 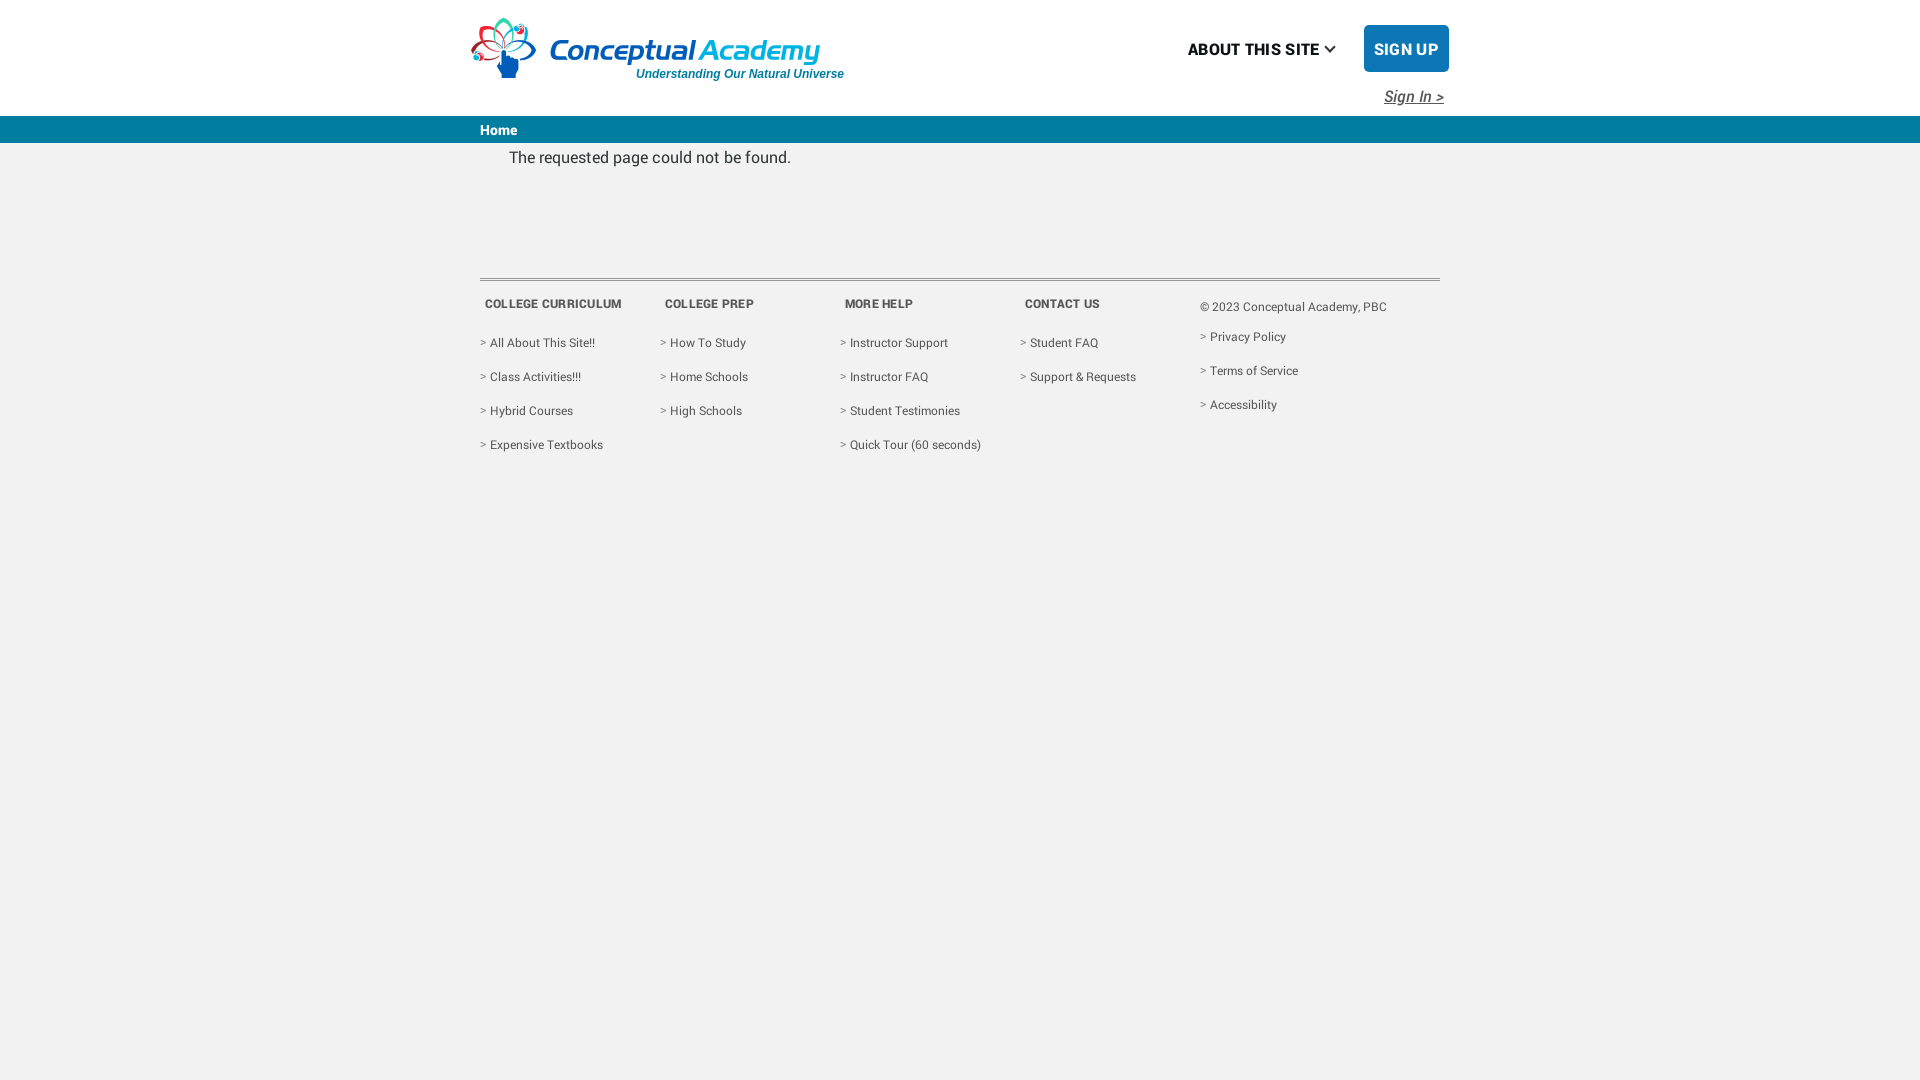 What do you see at coordinates (531, 408) in the screenshot?
I see `'Hybrid Courses'` at bounding box center [531, 408].